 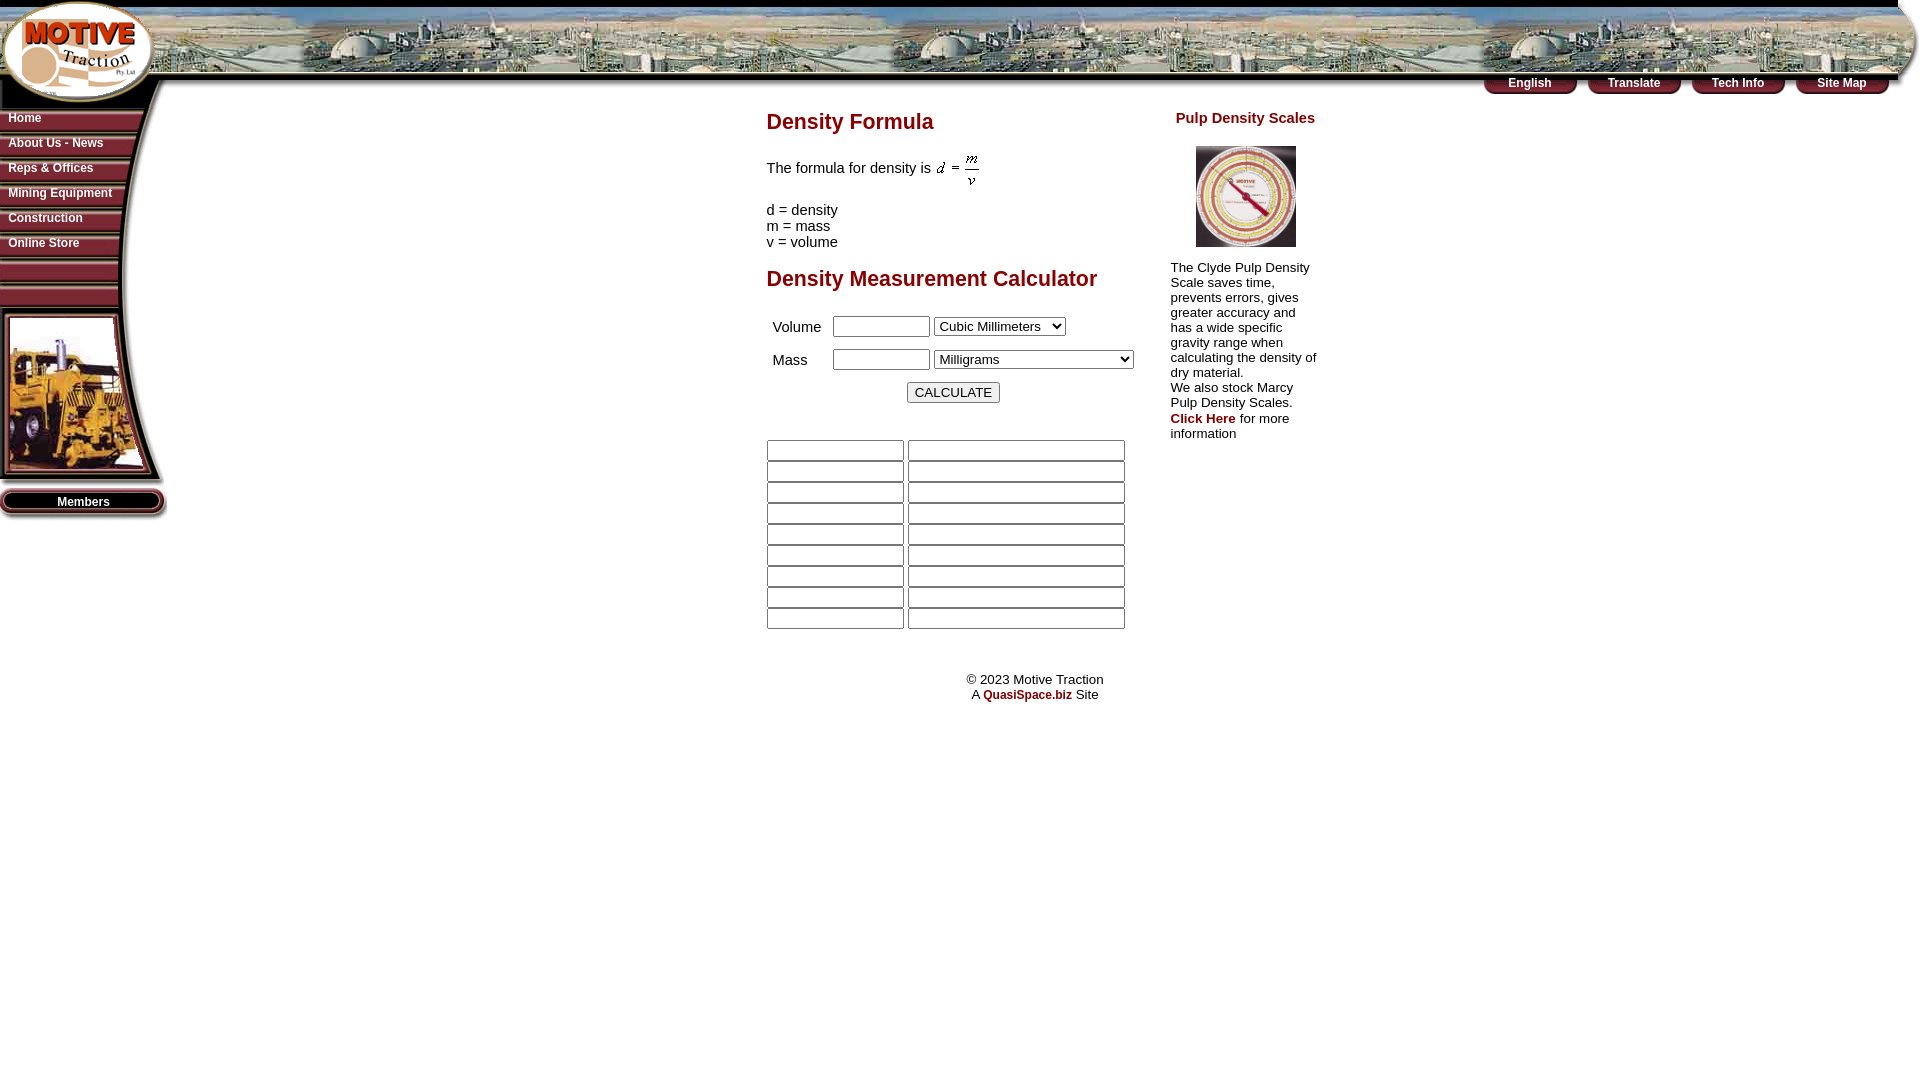 I want to click on 'Mining Equipment', so click(x=8, y=192).